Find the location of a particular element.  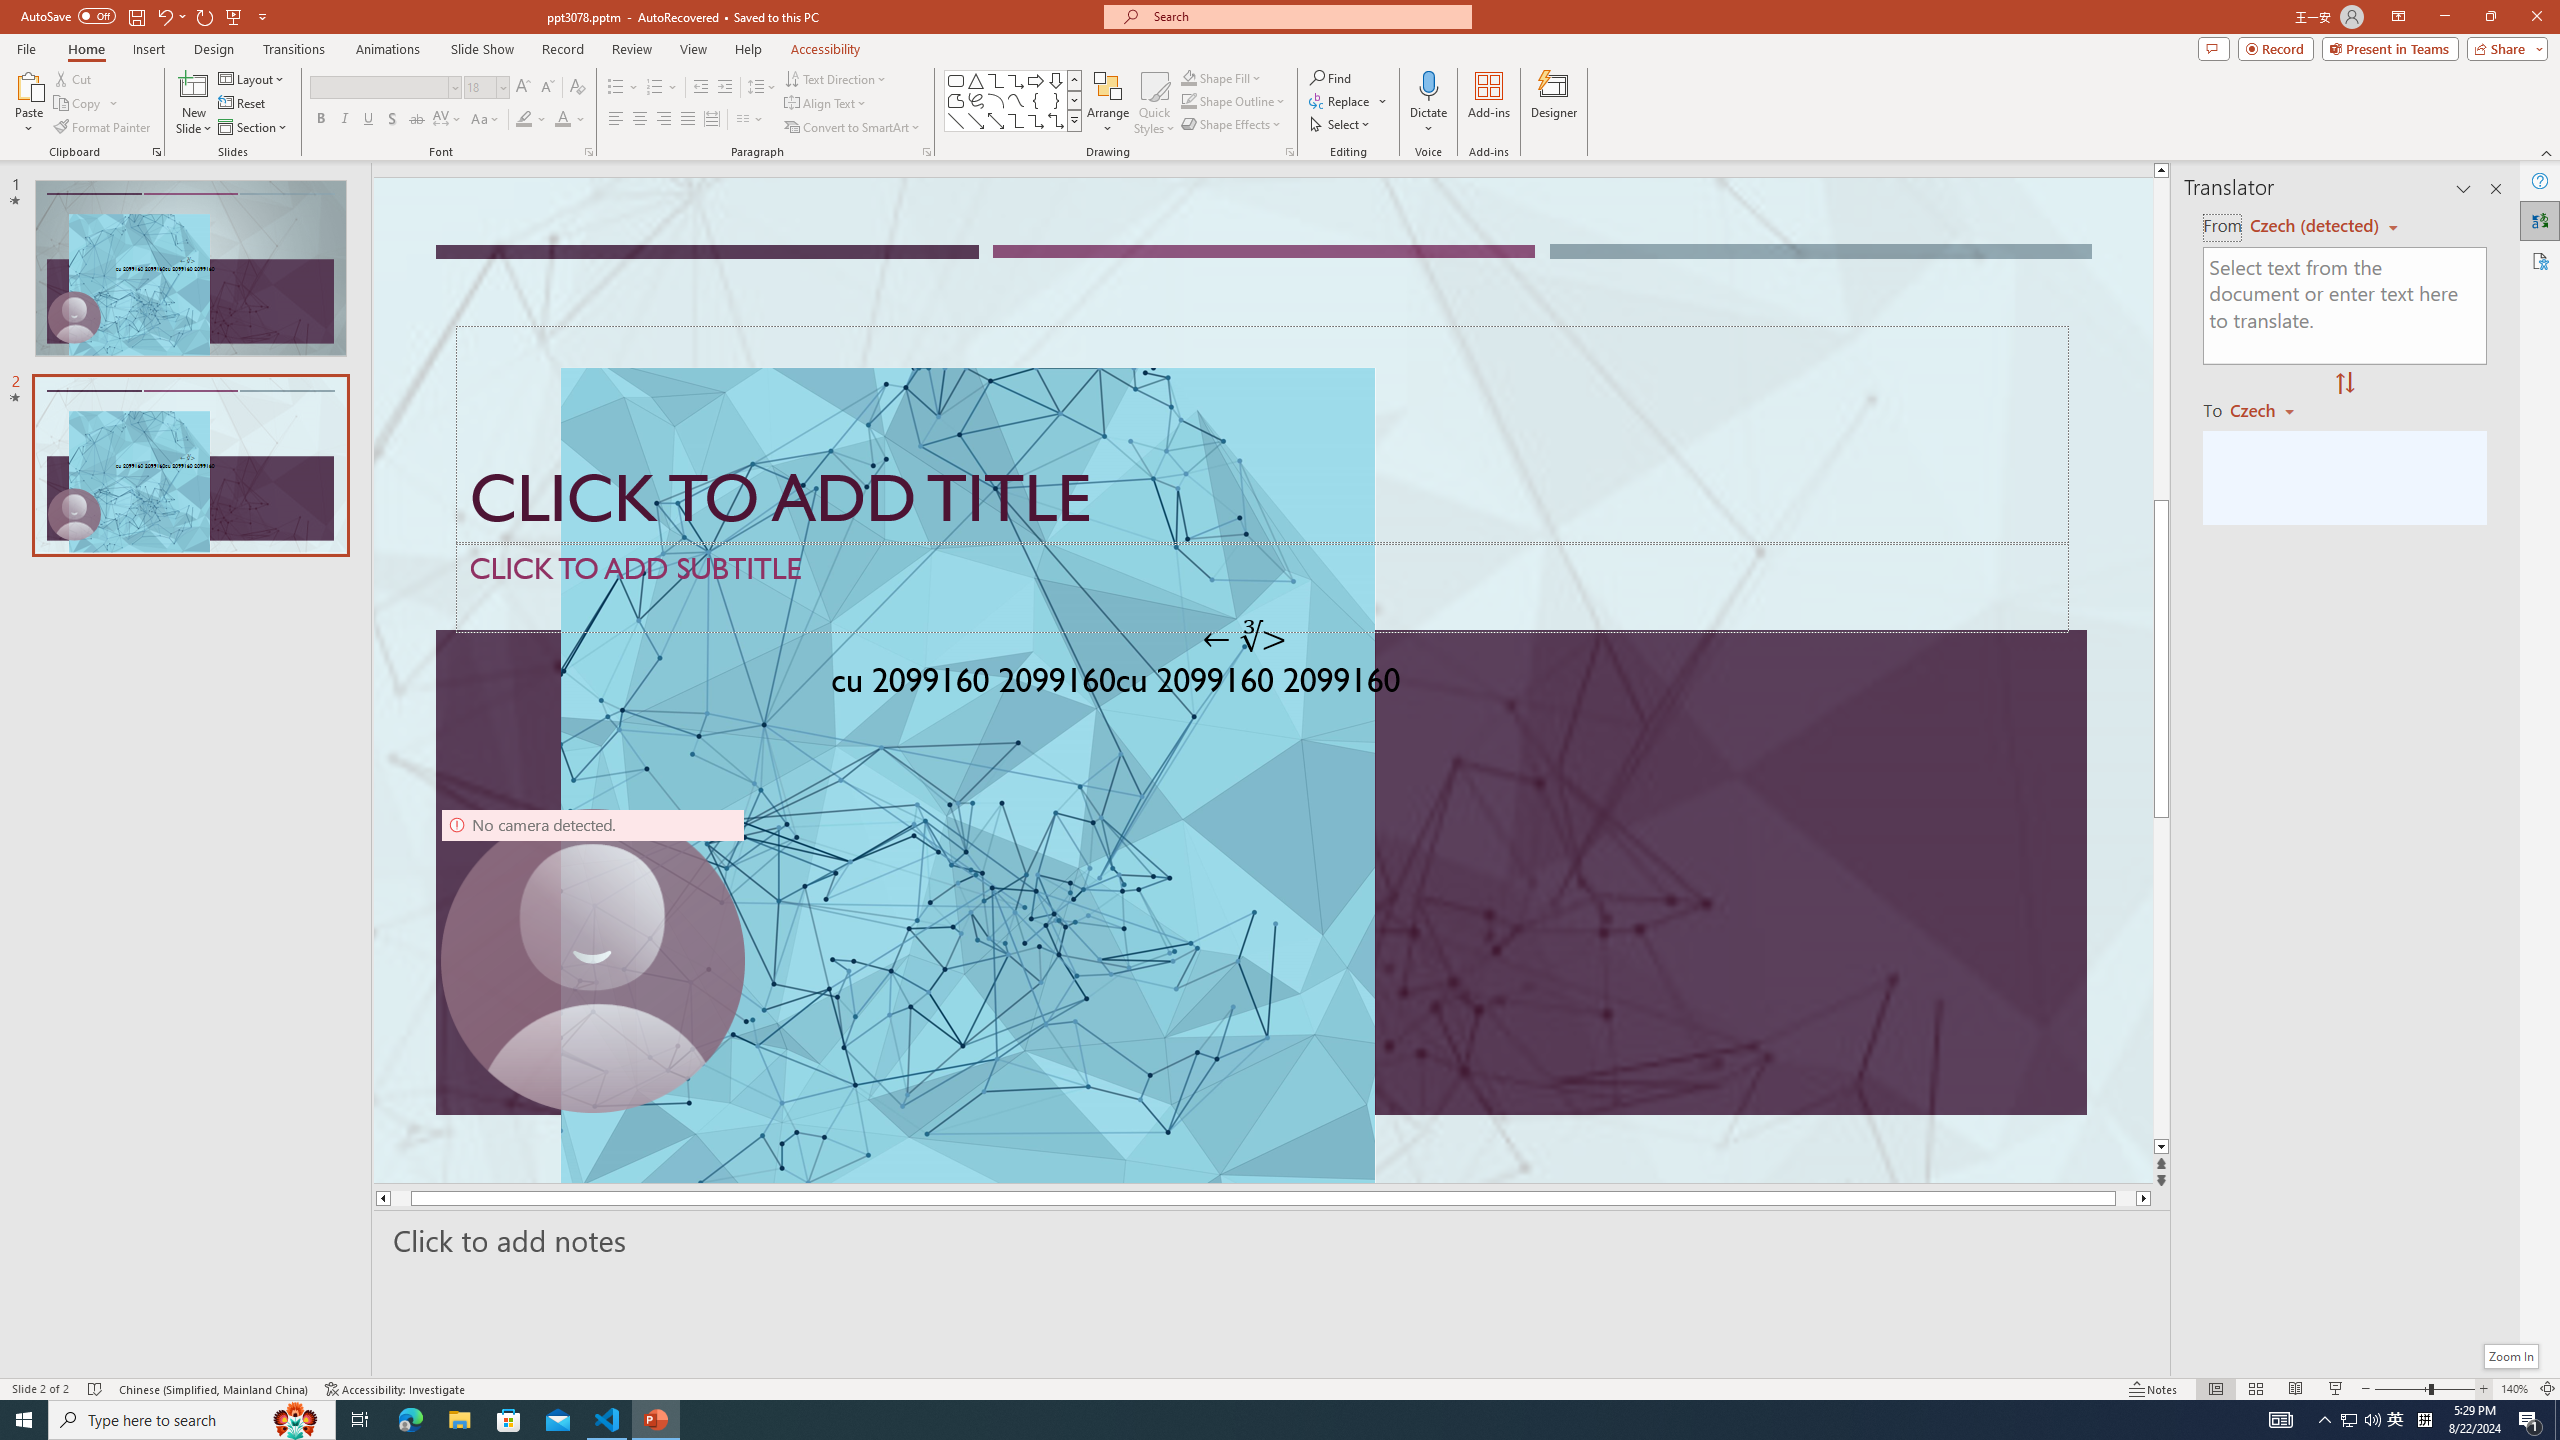

'Line Arrow: Double' is located at coordinates (994, 119).